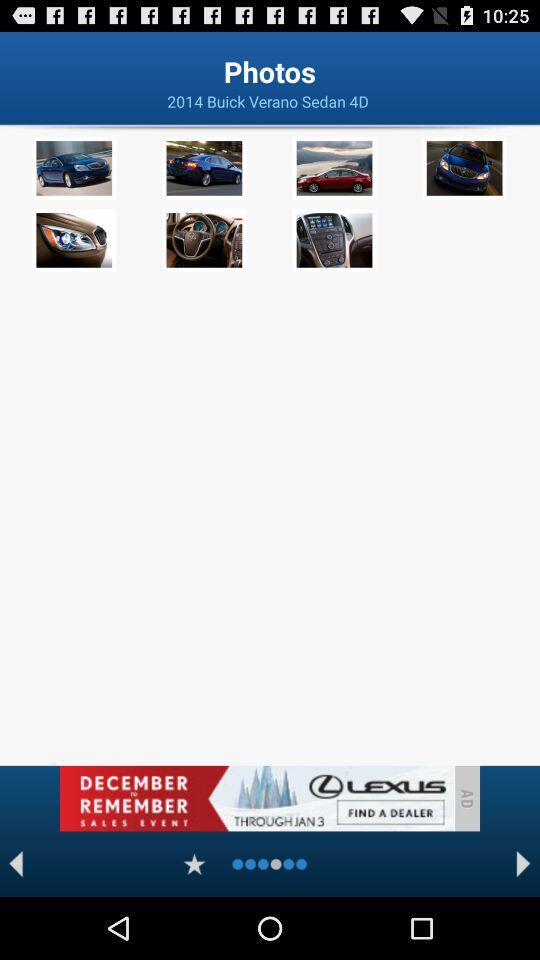 Image resolution: width=540 pixels, height=960 pixels. What do you see at coordinates (194, 863) in the screenshot?
I see `to favorite` at bounding box center [194, 863].